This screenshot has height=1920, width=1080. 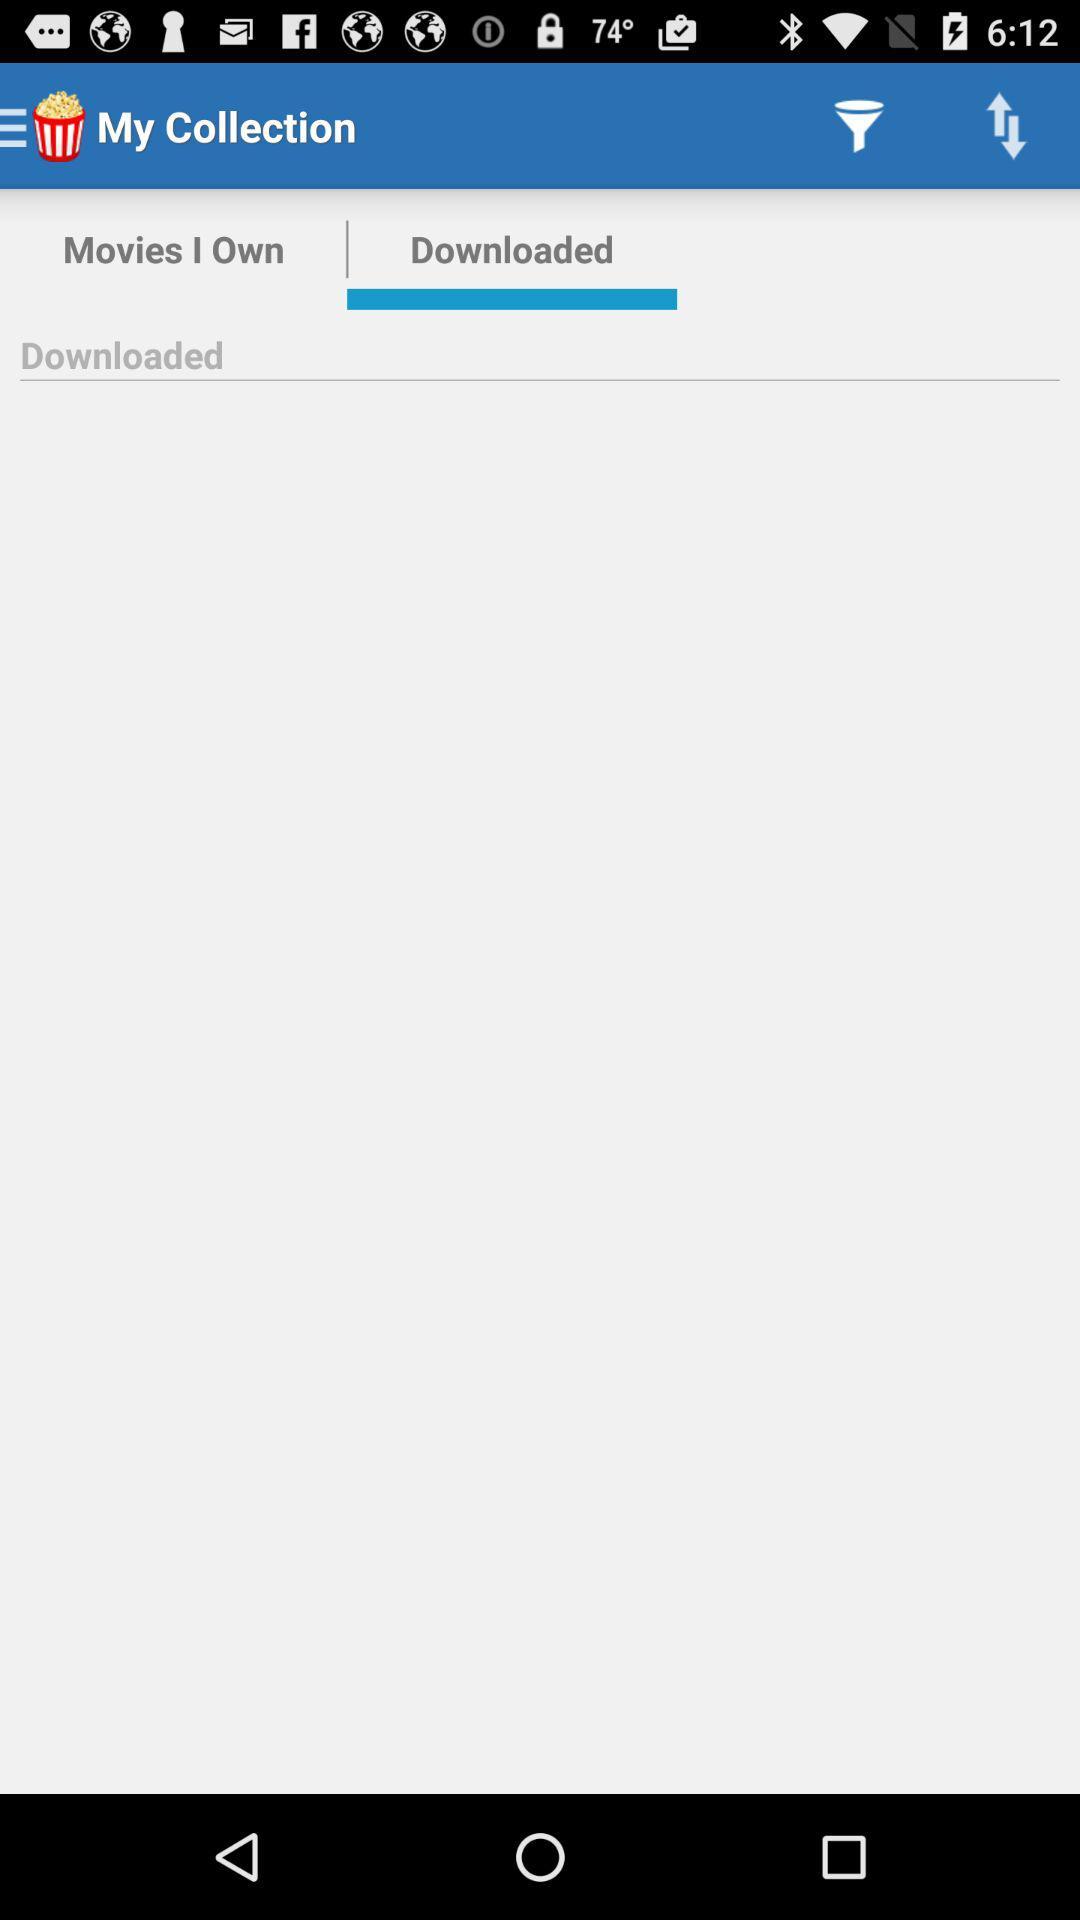 What do you see at coordinates (511, 248) in the screenshot?
I see `the item next to the movies i own` at bounding box center [511, 248].